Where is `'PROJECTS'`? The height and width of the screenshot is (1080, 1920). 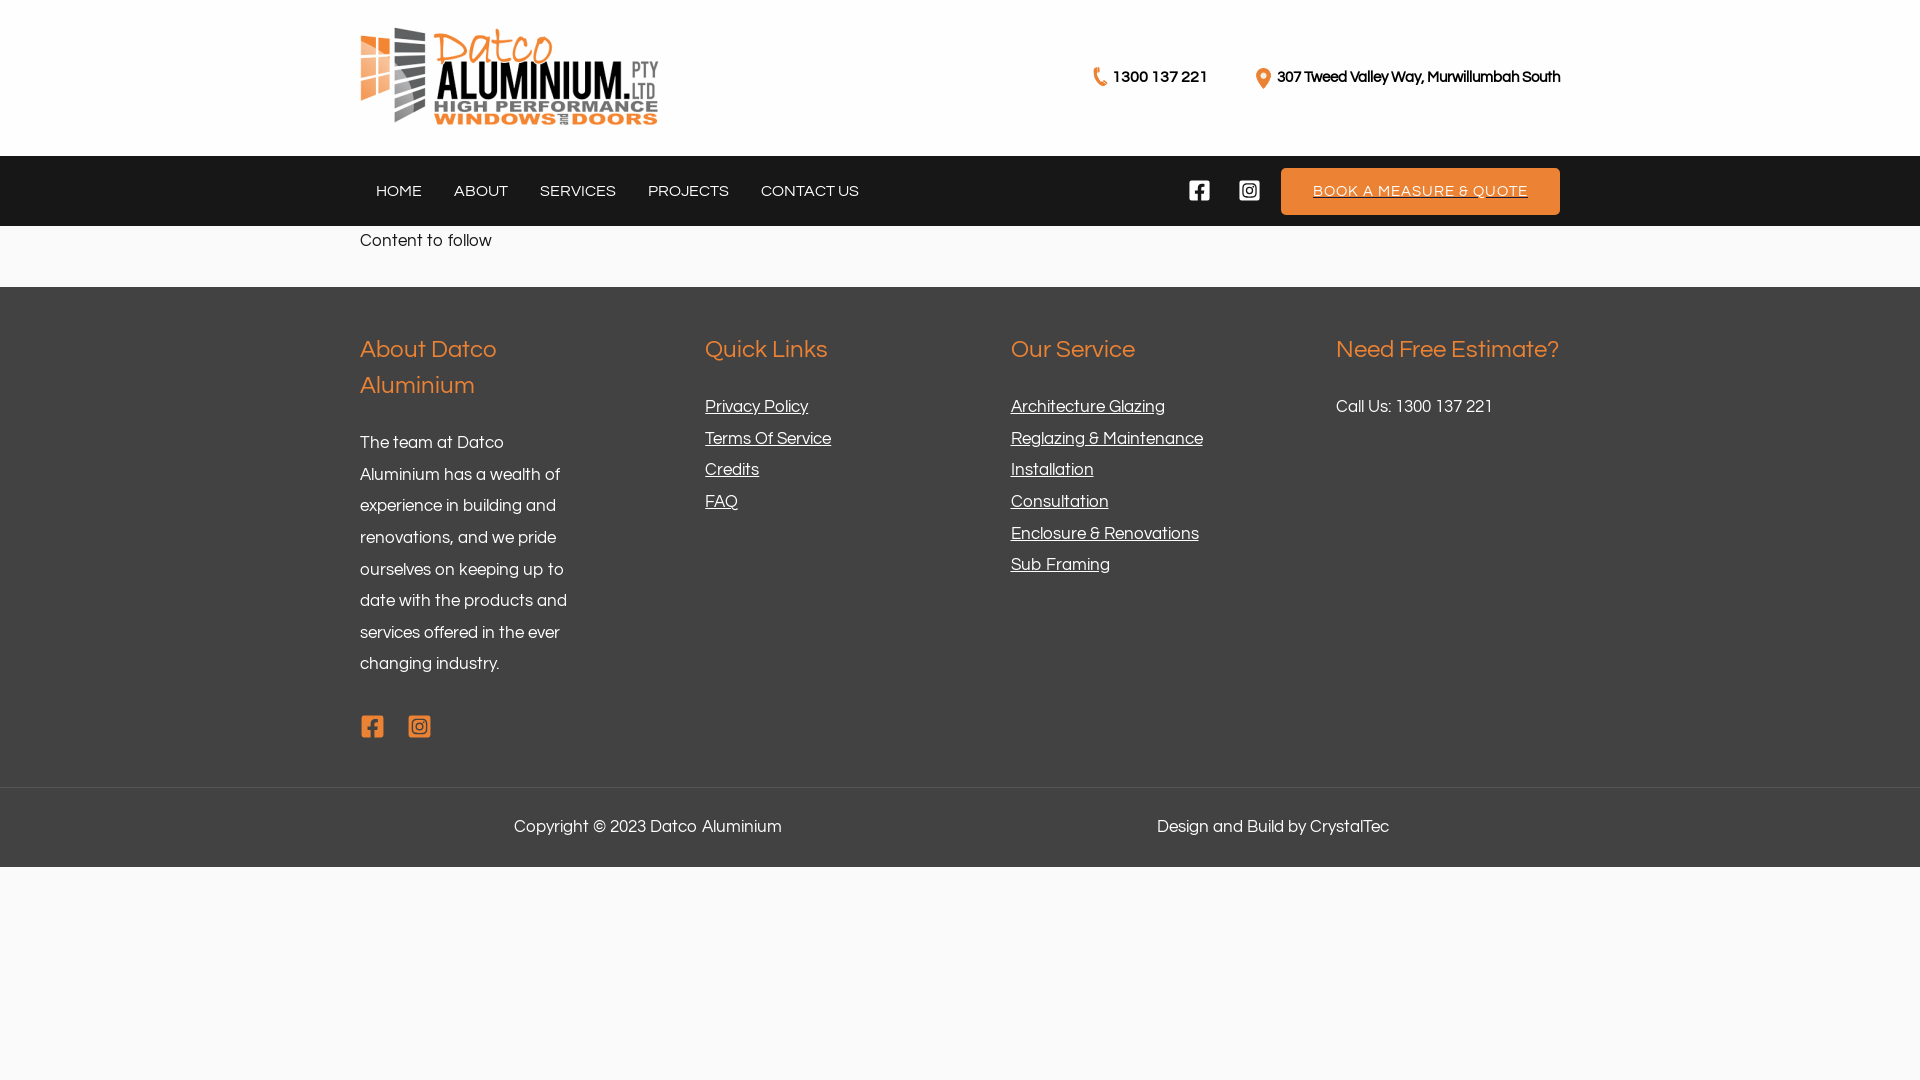
'PROJECTS' is located at coordinates (688, 191).